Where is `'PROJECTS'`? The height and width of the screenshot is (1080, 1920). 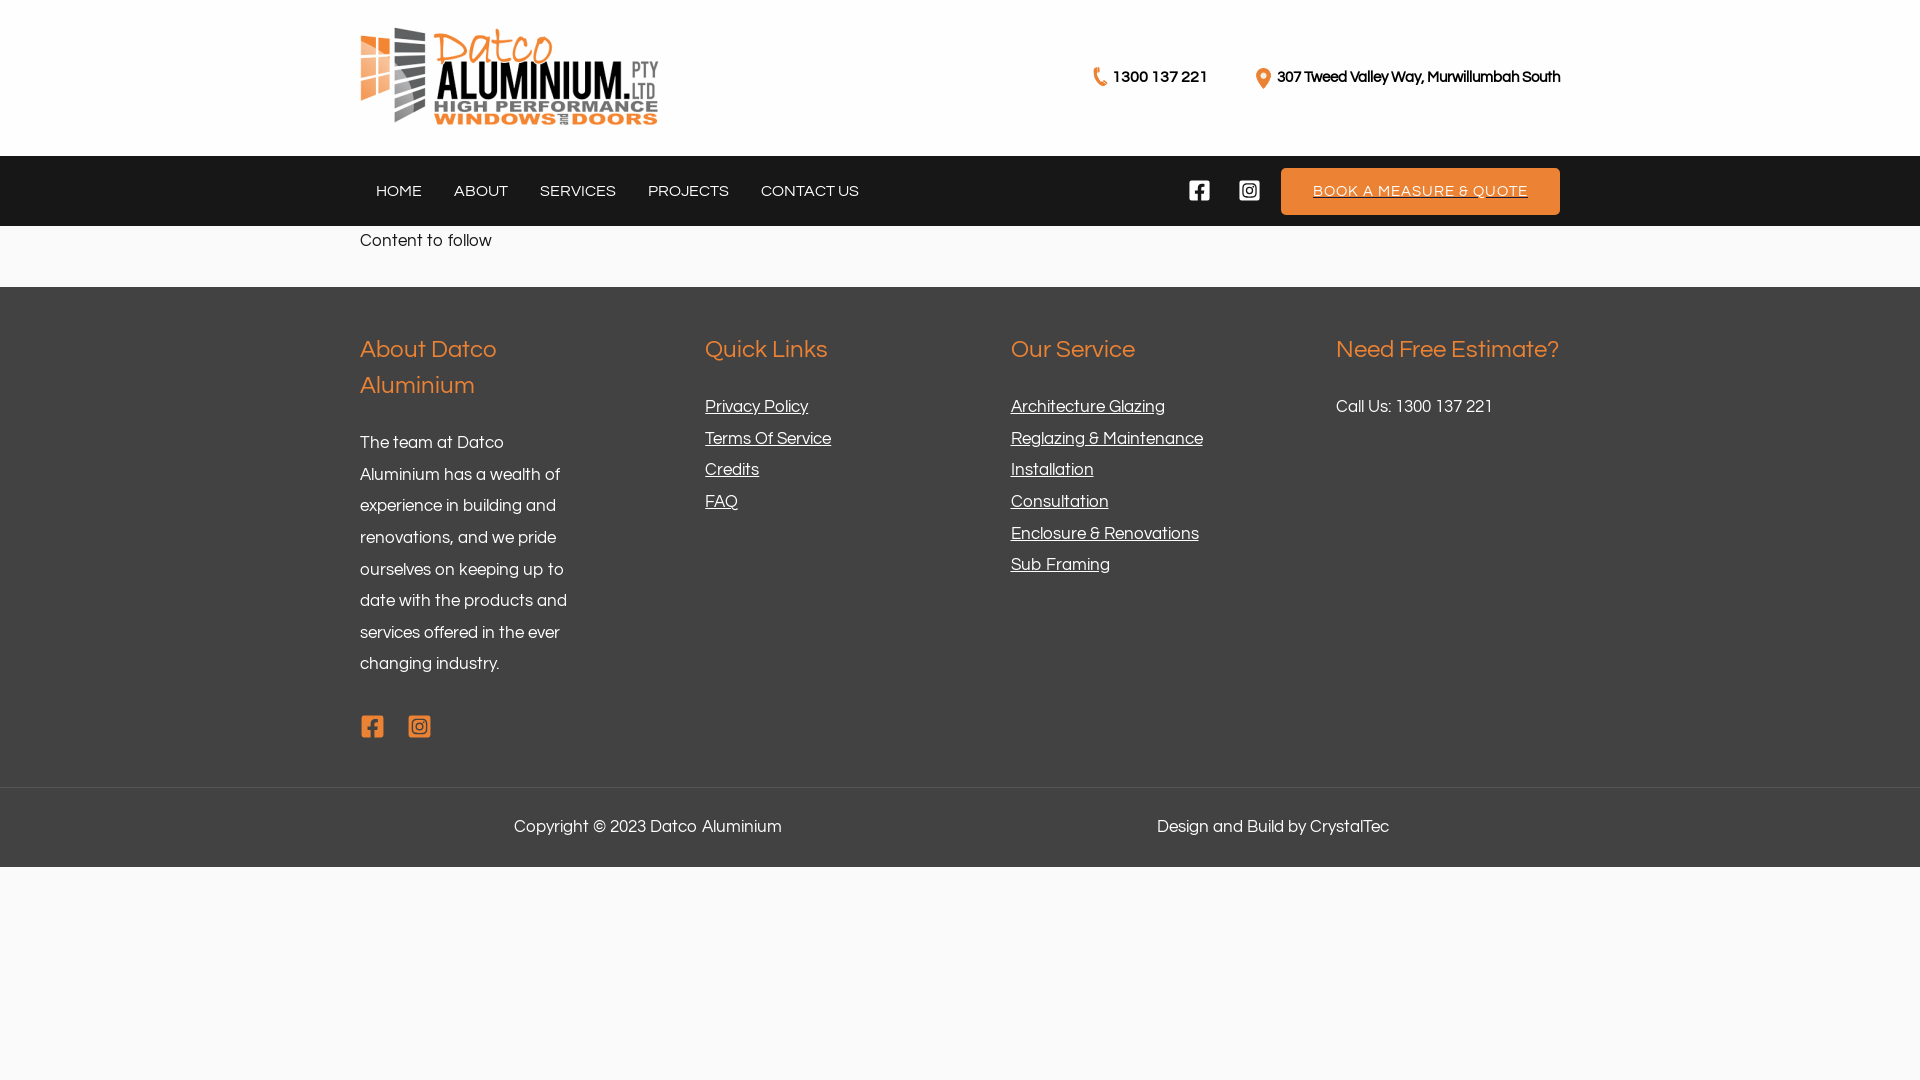
'PROJECTS' is located at coordinates (688, 191).